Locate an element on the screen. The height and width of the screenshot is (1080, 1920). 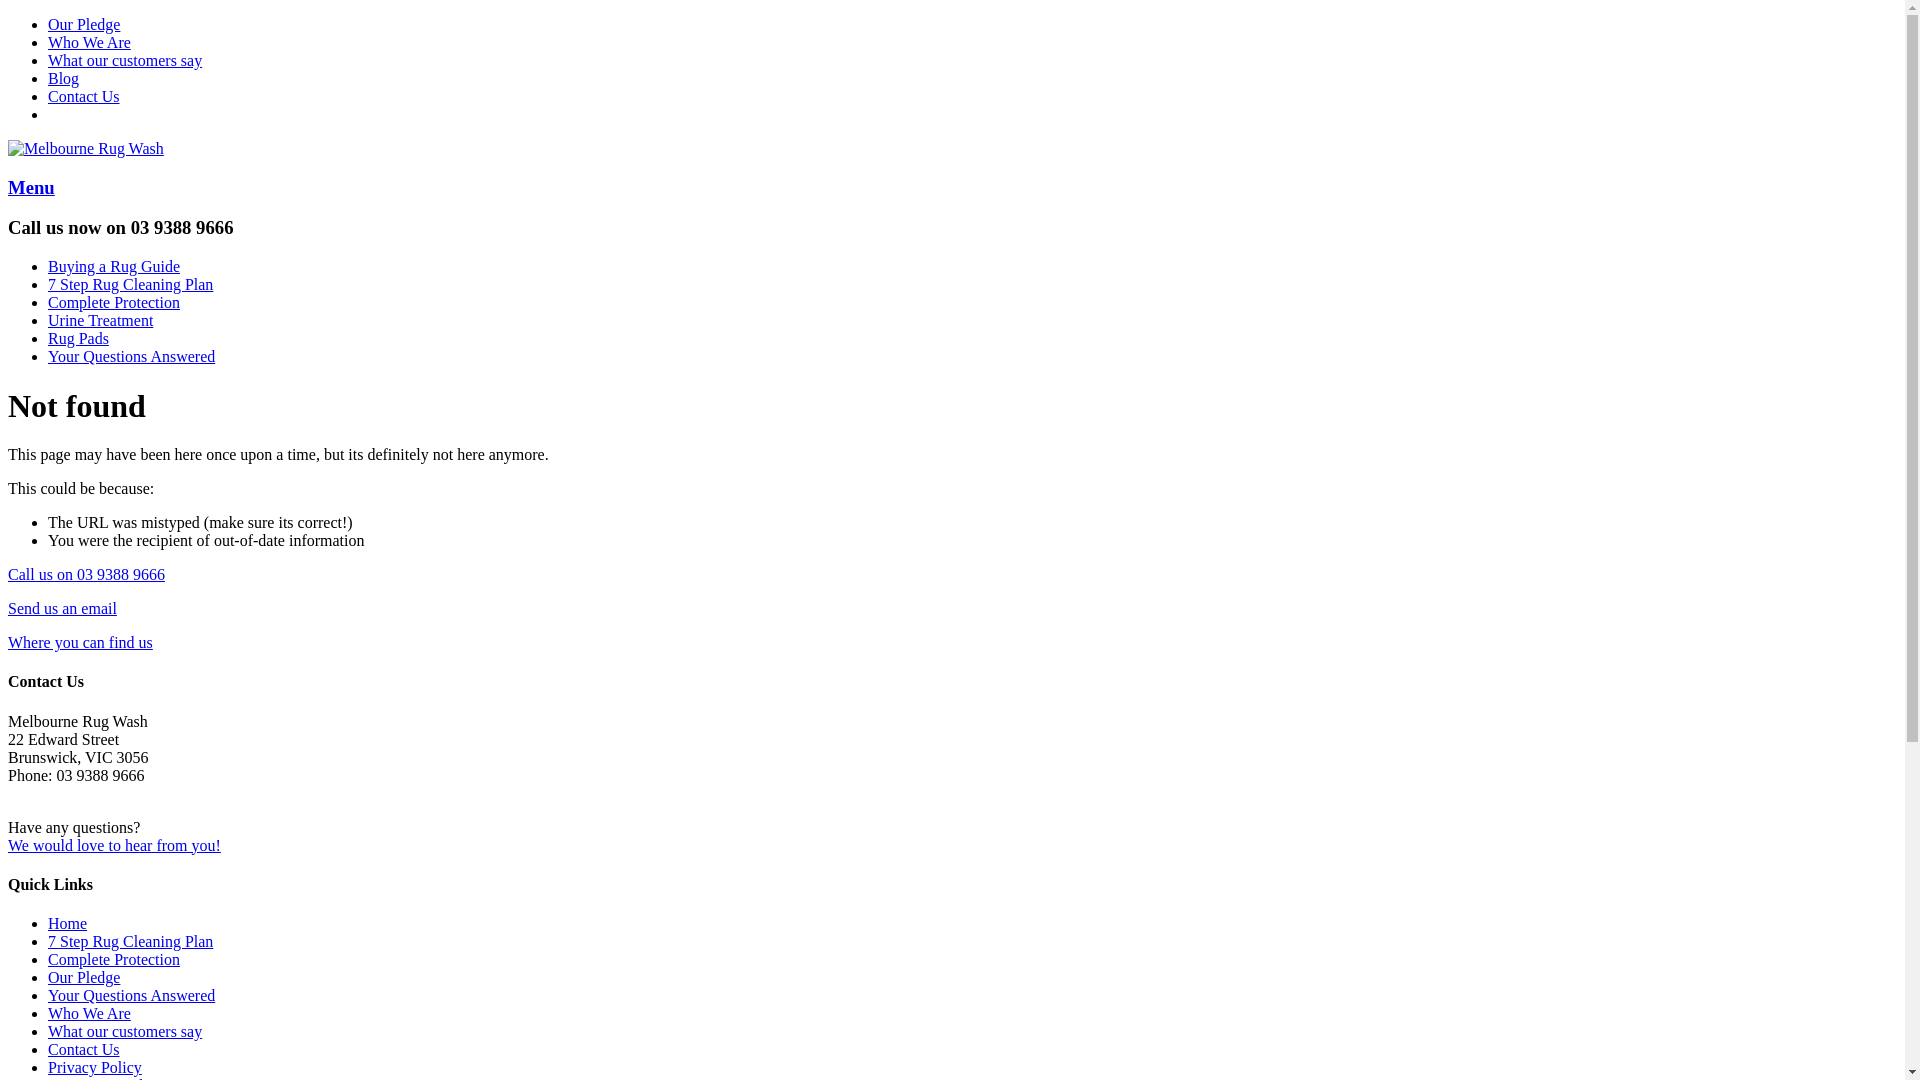
'7 Step Rug Cleaning Plan' is located at coordinates (129, 941).